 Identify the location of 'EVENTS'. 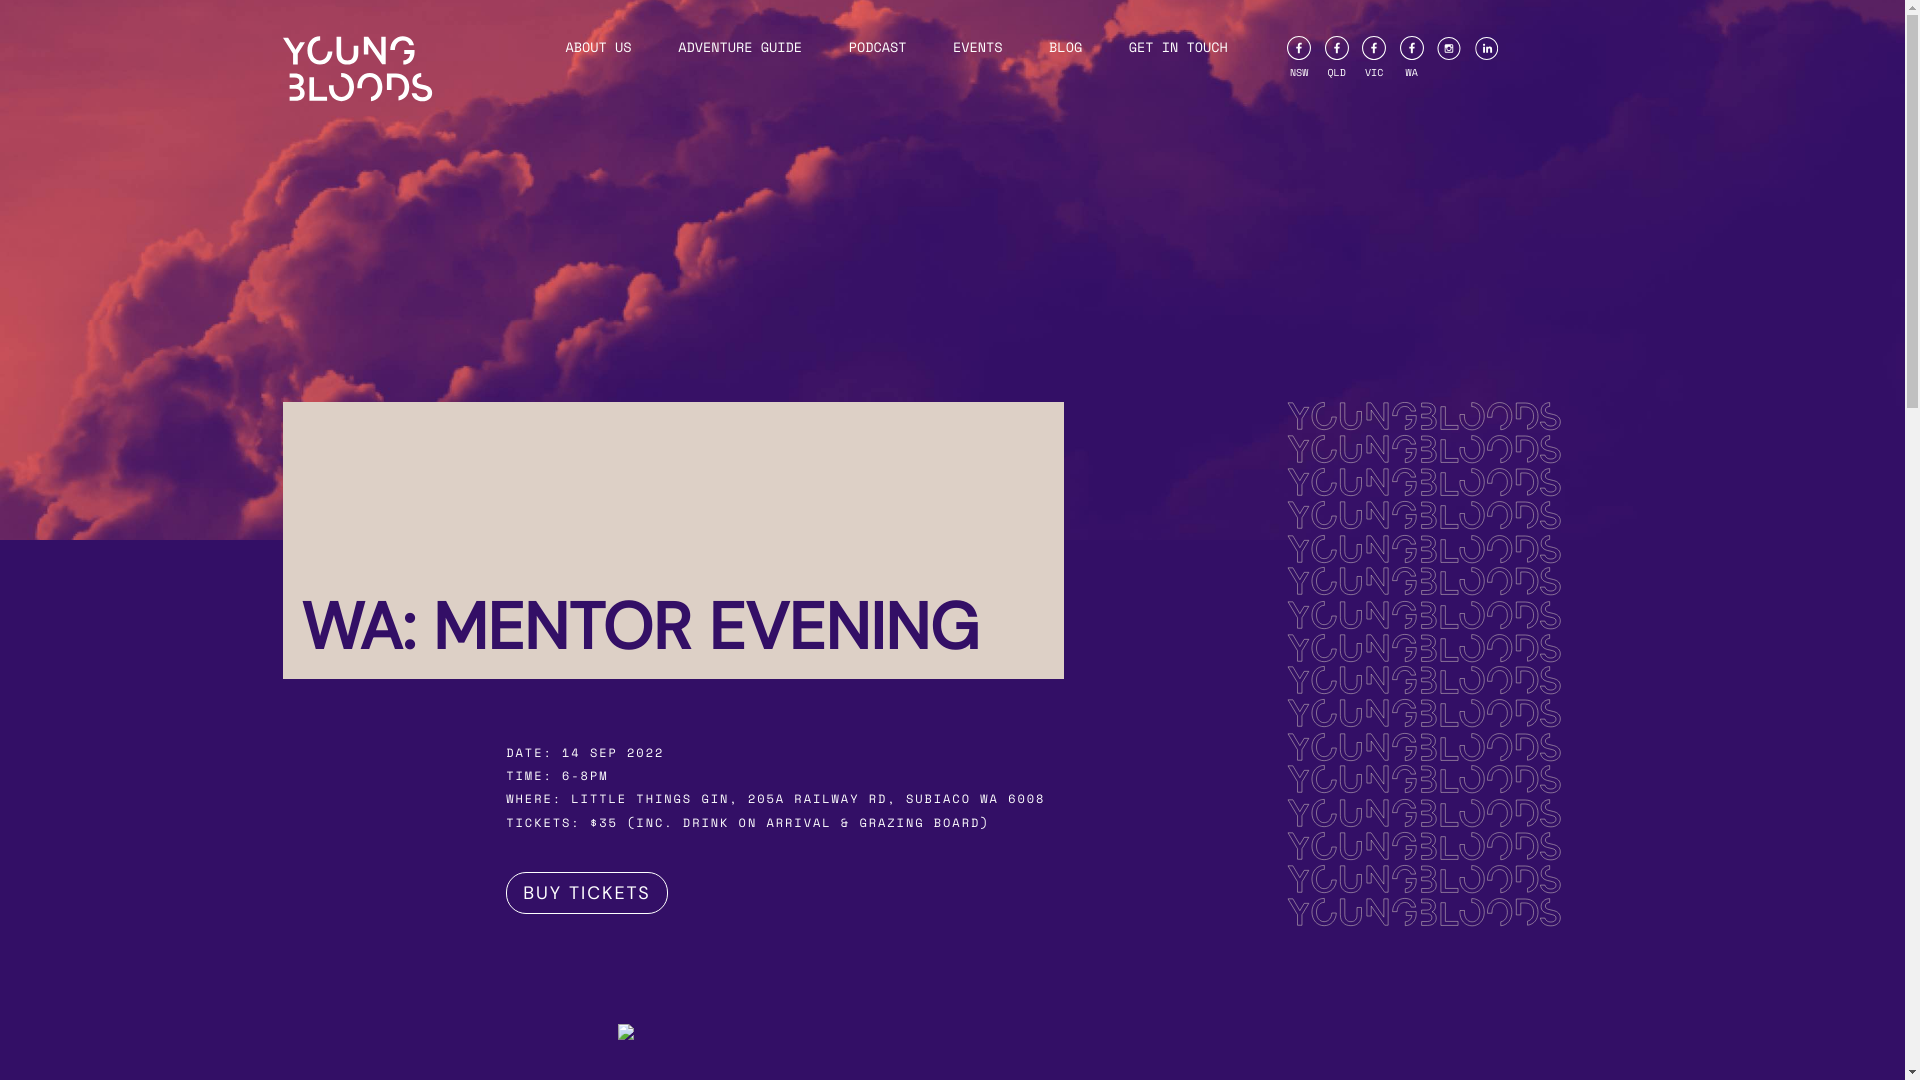
(978, 45).